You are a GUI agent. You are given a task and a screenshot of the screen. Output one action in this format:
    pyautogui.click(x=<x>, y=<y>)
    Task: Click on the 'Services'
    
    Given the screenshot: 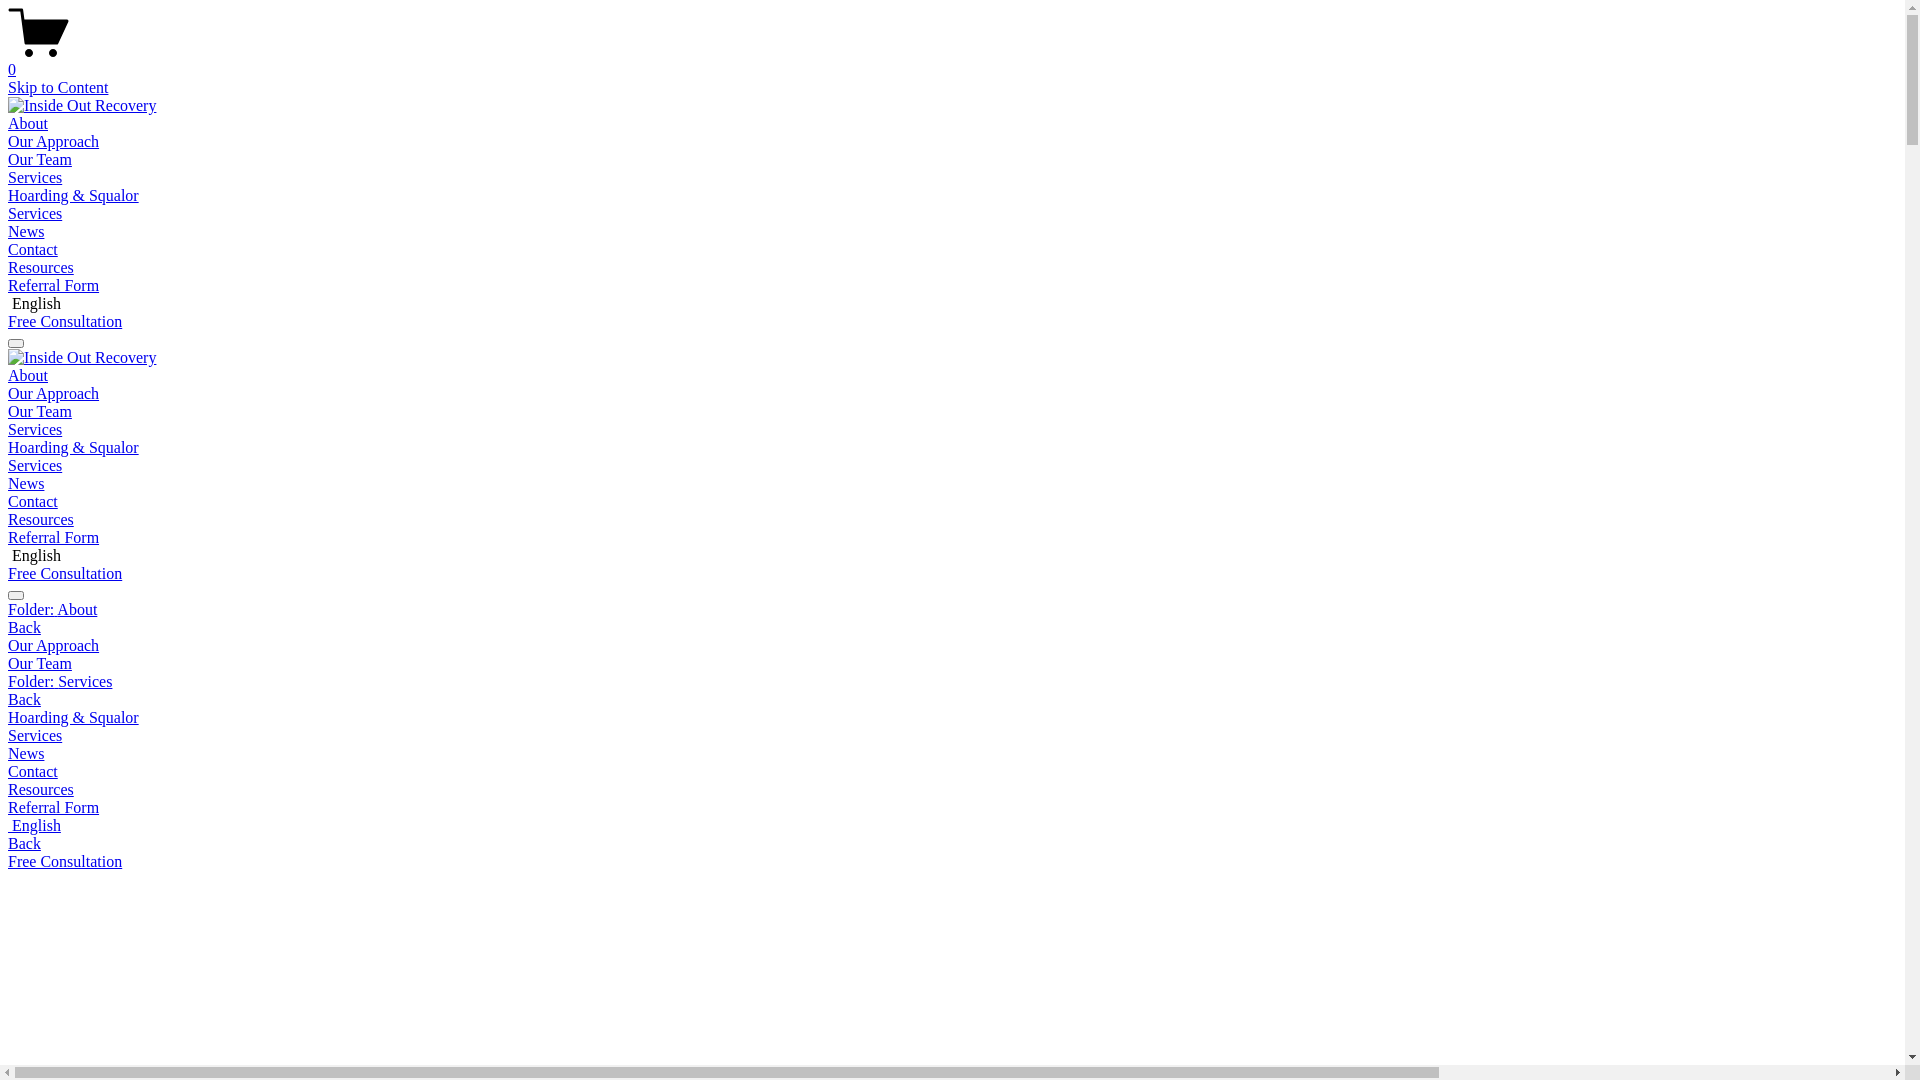 What is the action you would take?
    pyautogui.click(x=34, y=176)
    